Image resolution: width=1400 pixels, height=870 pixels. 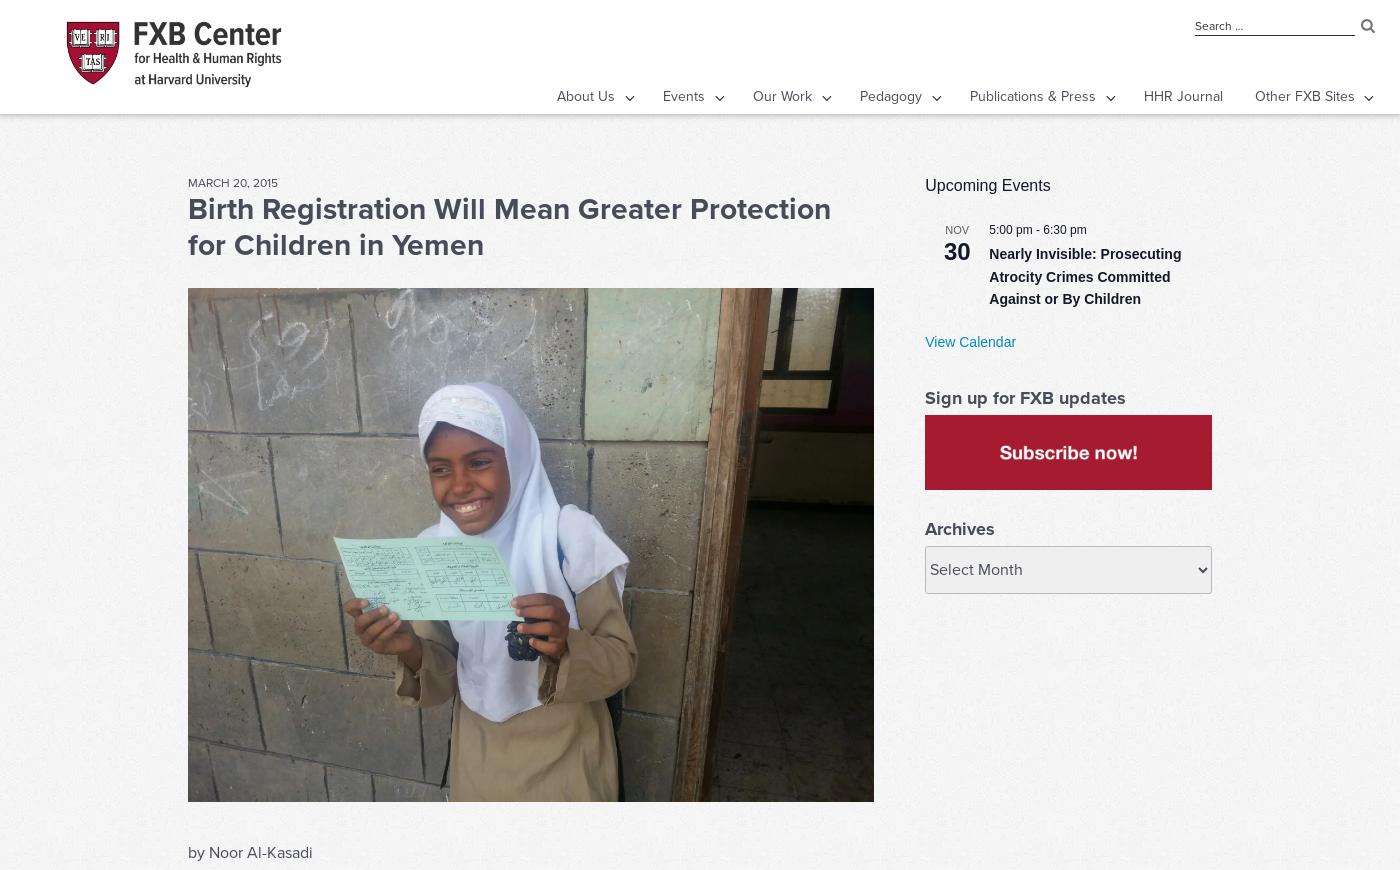 I want to click on 'Selected Past Case Studies', so click(x=718, y=326).